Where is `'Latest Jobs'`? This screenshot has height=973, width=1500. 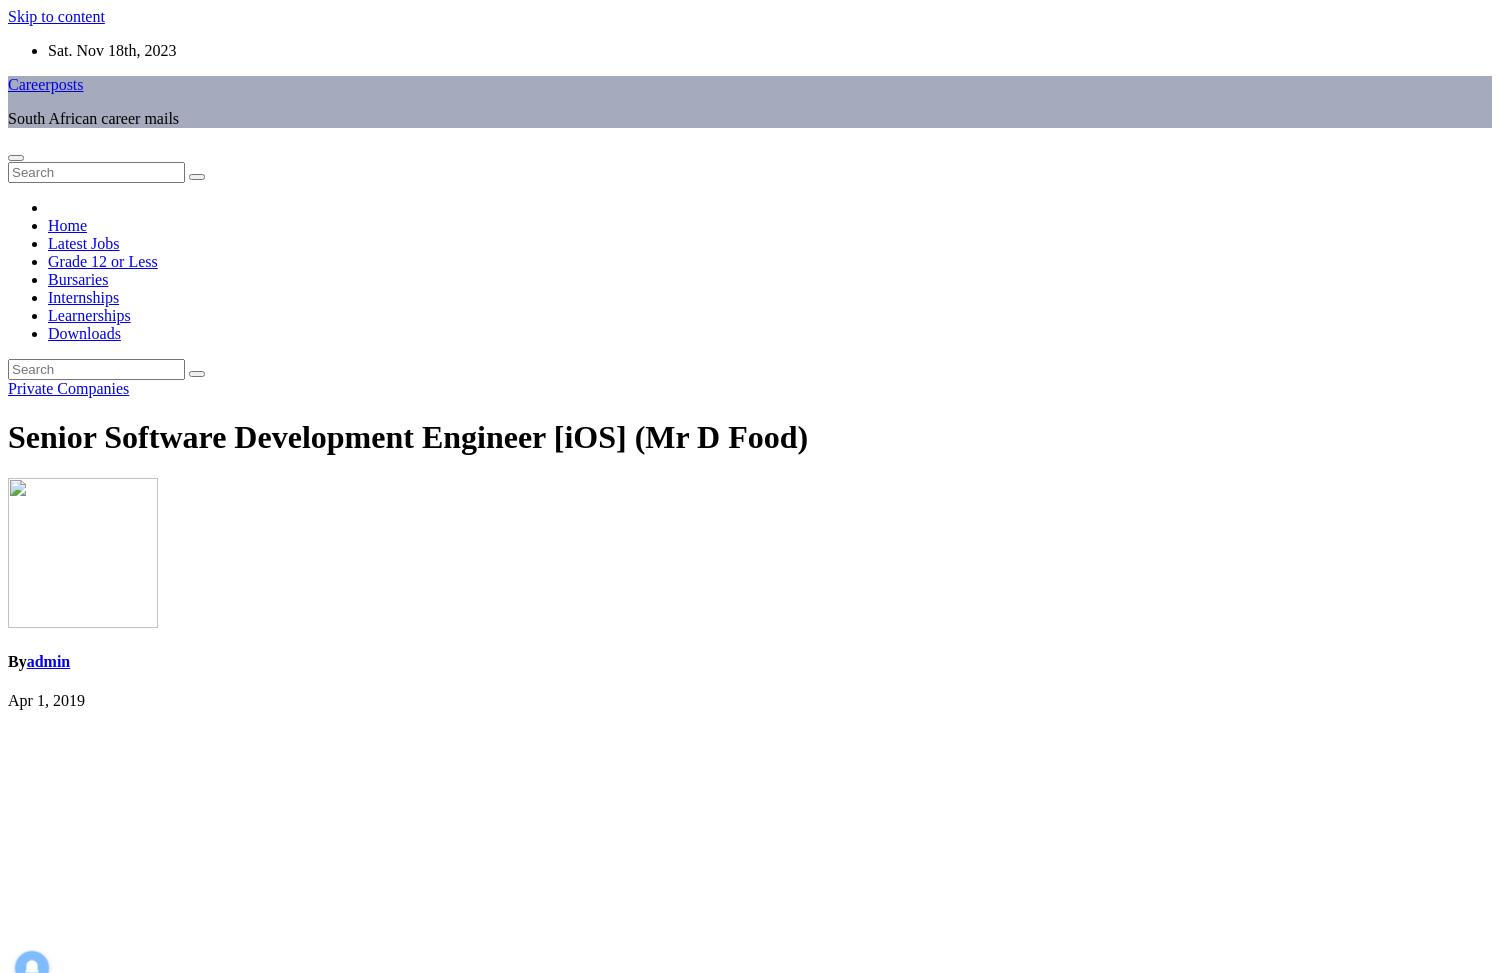 'Latest Jobs' is located at coordinates (82, 242).